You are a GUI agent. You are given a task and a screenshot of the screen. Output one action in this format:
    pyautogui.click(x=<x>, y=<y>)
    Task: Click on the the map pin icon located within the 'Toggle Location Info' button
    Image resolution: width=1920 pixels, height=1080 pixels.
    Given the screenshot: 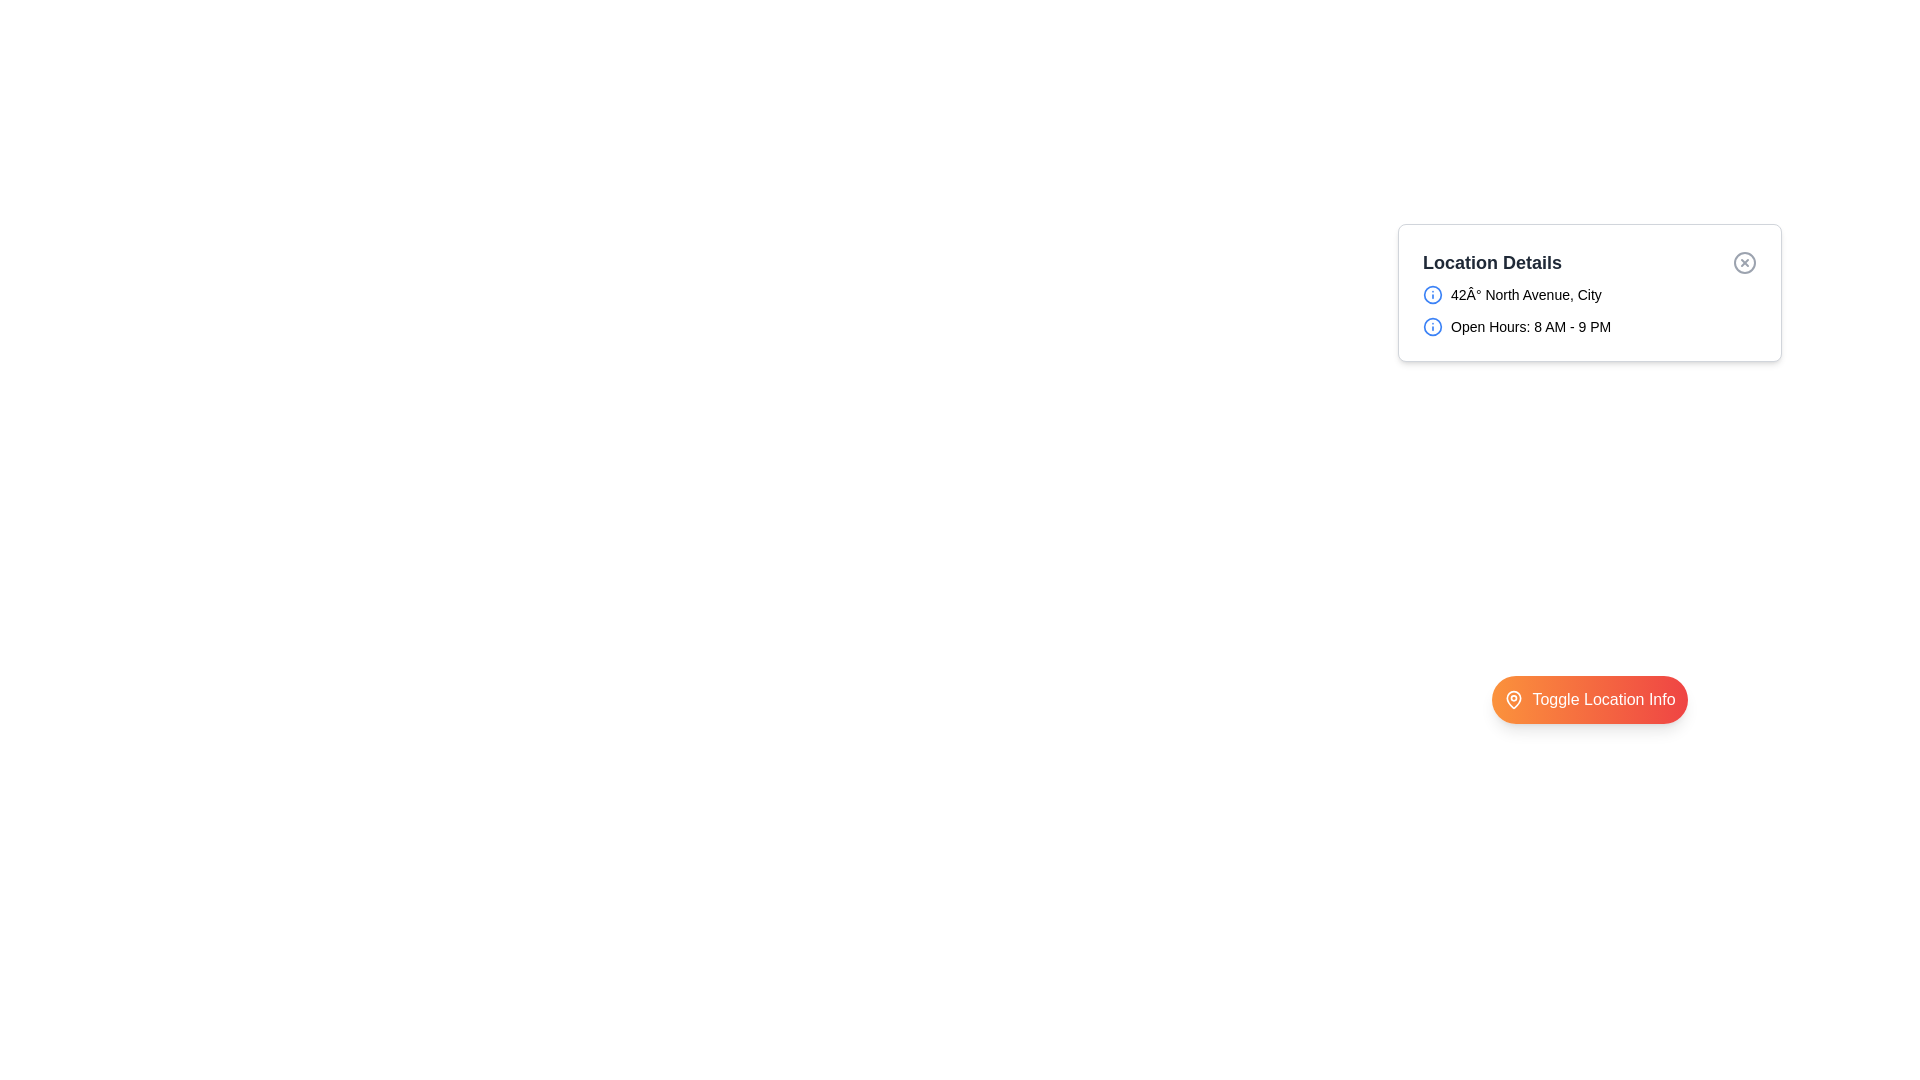 What is the action you would take?
    pyautogui.click(x=1514, y=698)
    